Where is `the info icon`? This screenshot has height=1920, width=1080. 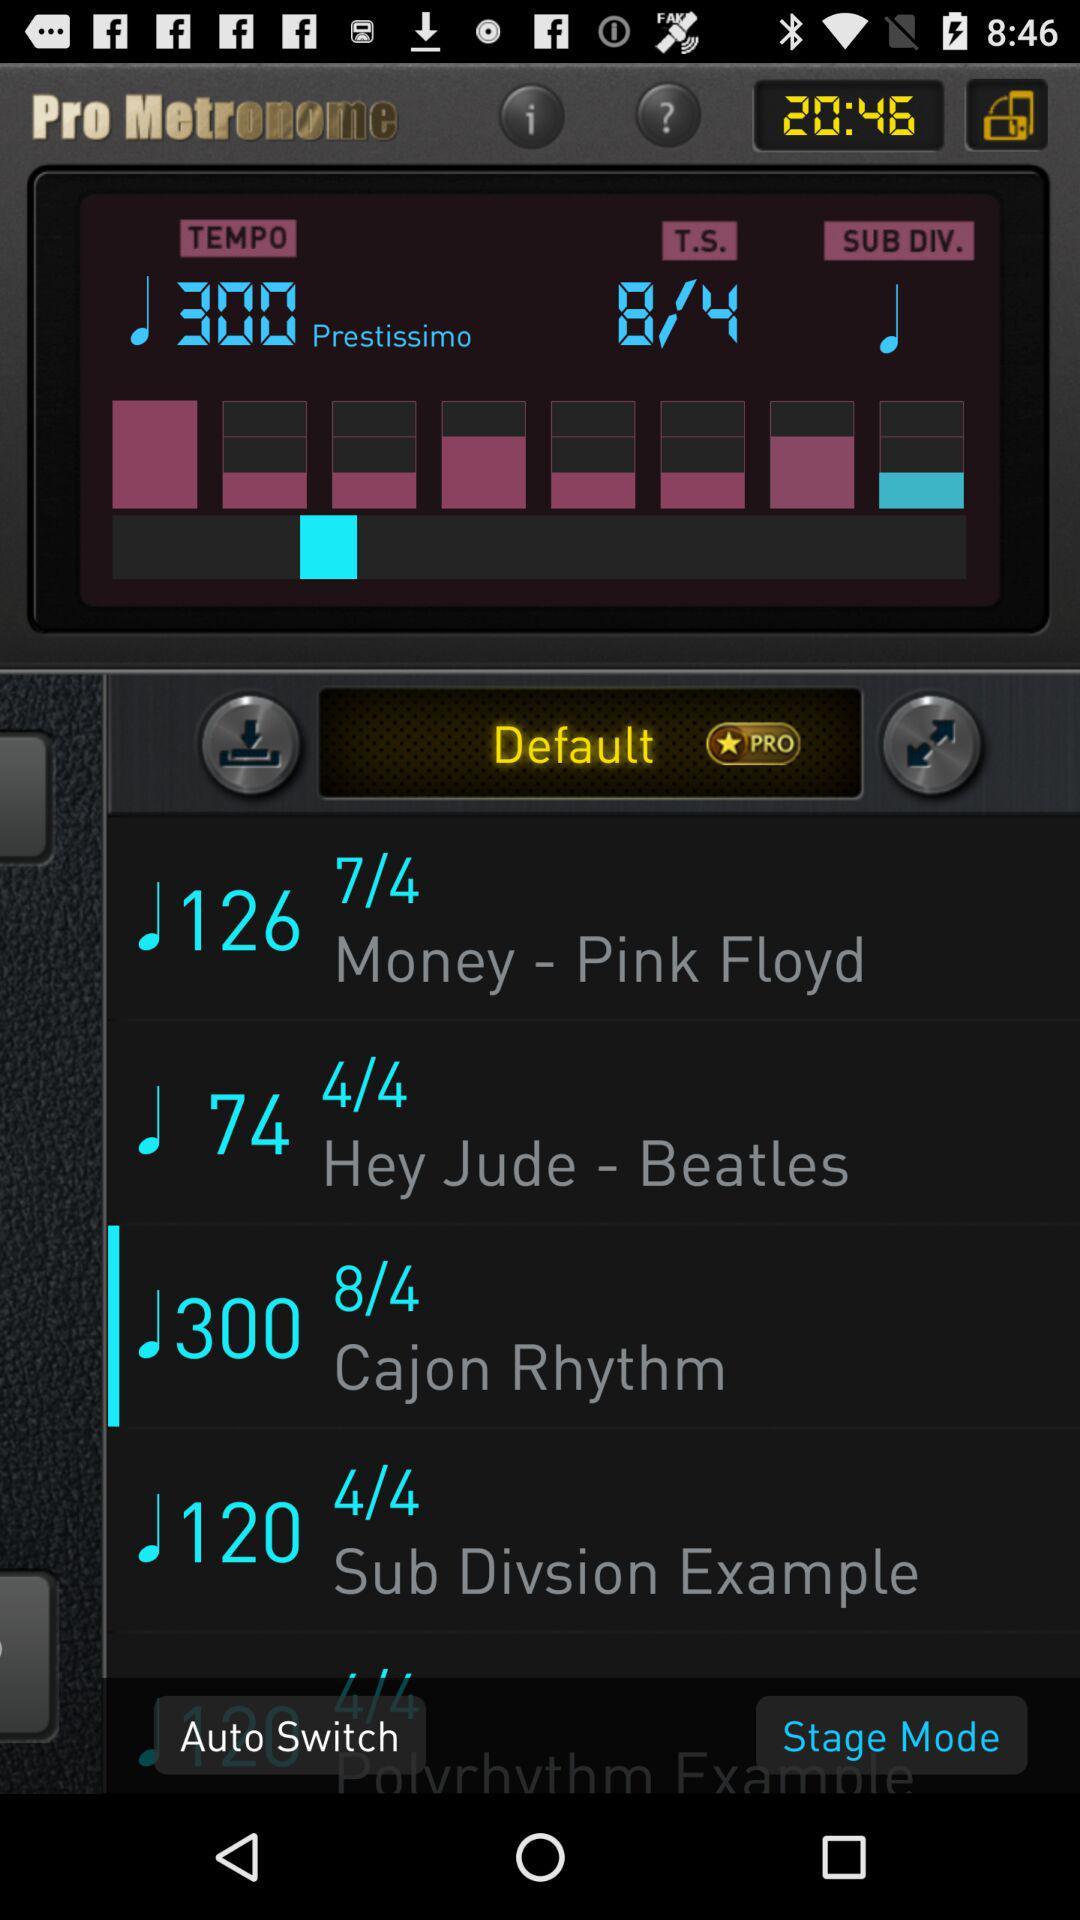
the info icon is located at coordinates (529, 123).